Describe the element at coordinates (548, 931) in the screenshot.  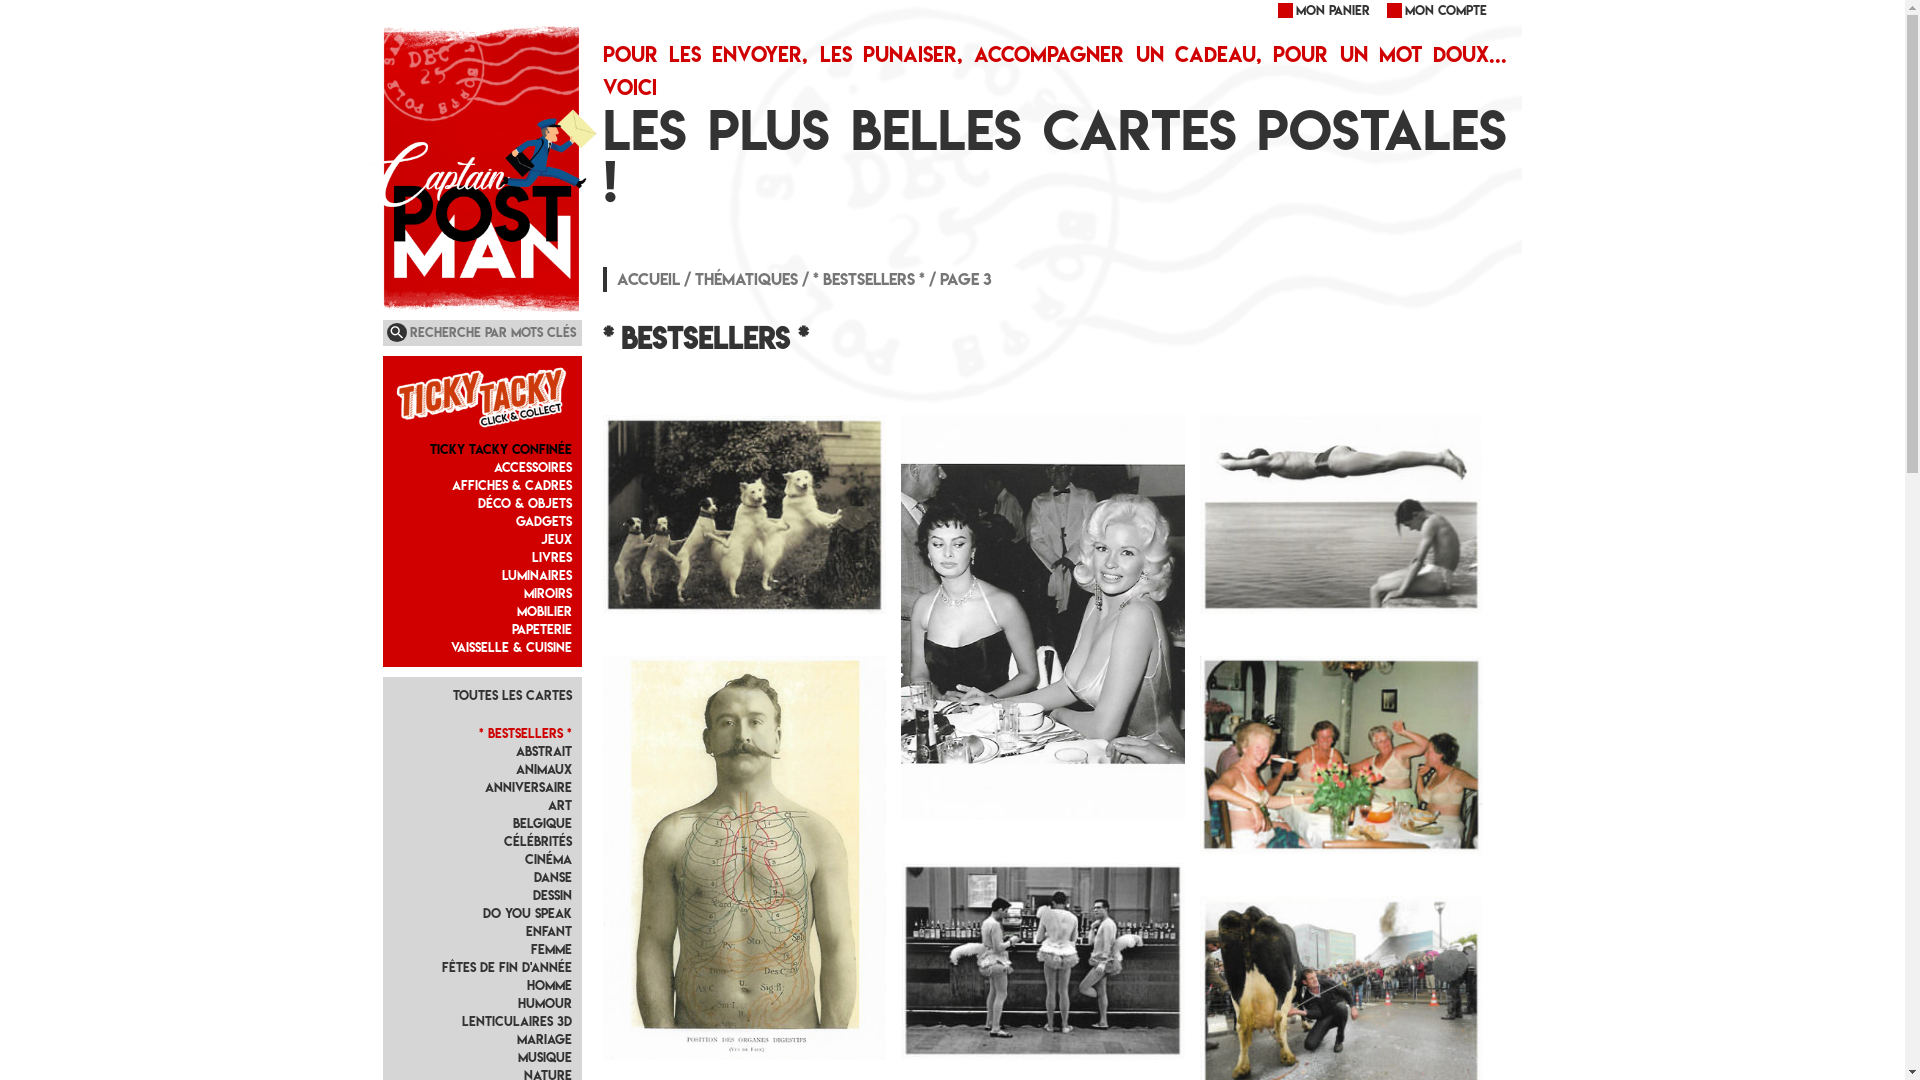
I see `'Enfant'` at that location.